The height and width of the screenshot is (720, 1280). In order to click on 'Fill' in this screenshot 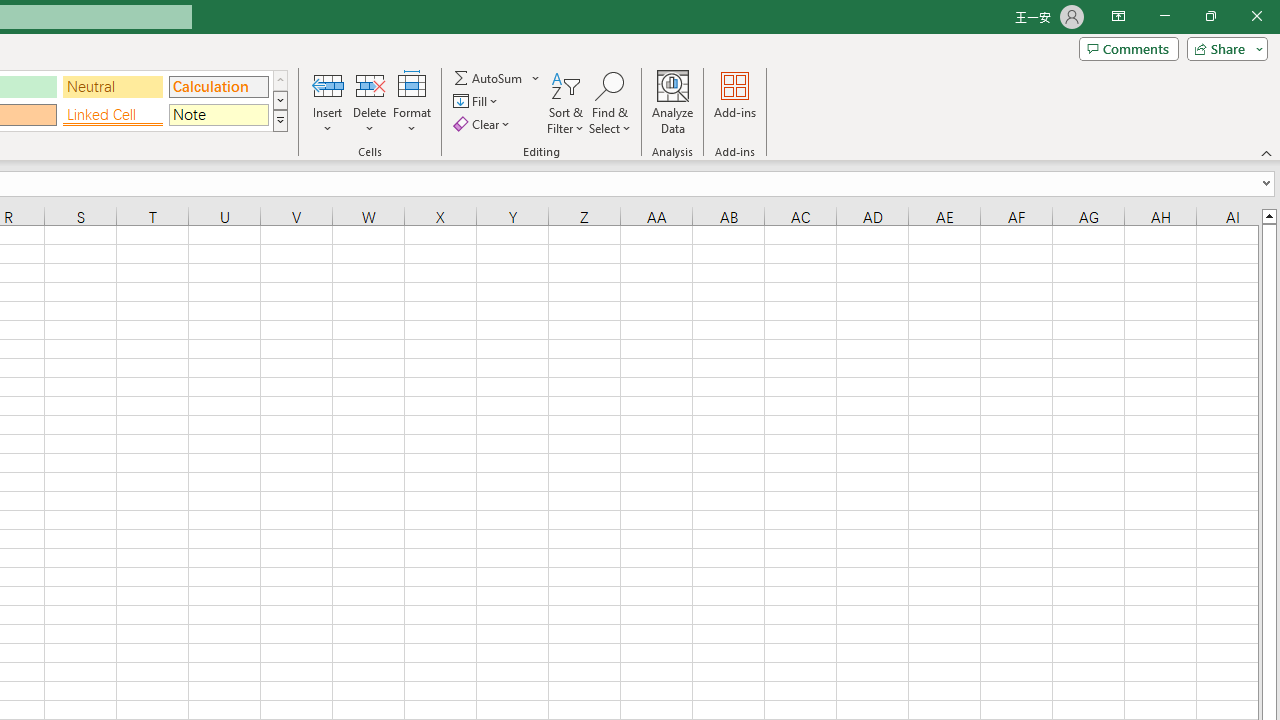, I will do `click(477, 101)`.